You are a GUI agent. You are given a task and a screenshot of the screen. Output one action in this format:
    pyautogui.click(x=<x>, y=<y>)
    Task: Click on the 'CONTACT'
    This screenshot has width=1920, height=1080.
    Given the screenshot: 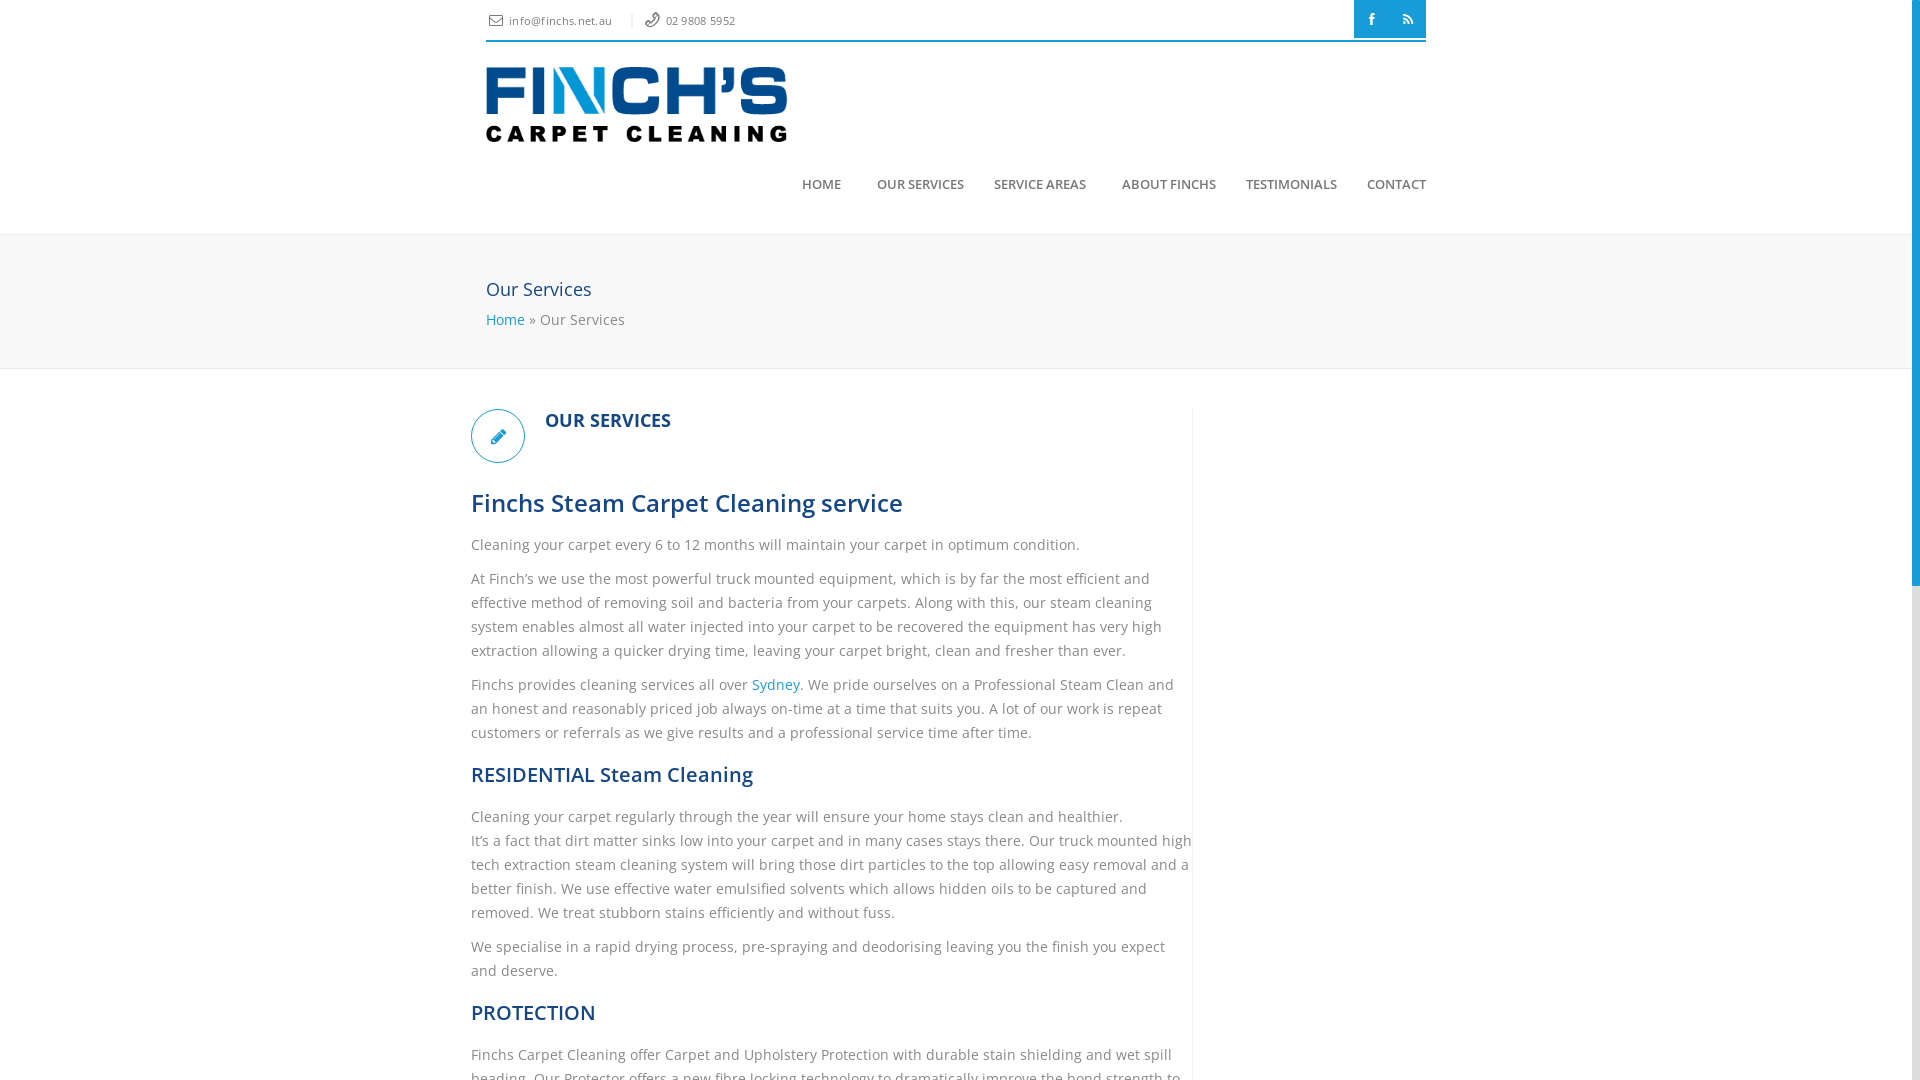 What is the action you would take?
    pyautogui.click(x=1386, y=184)
    